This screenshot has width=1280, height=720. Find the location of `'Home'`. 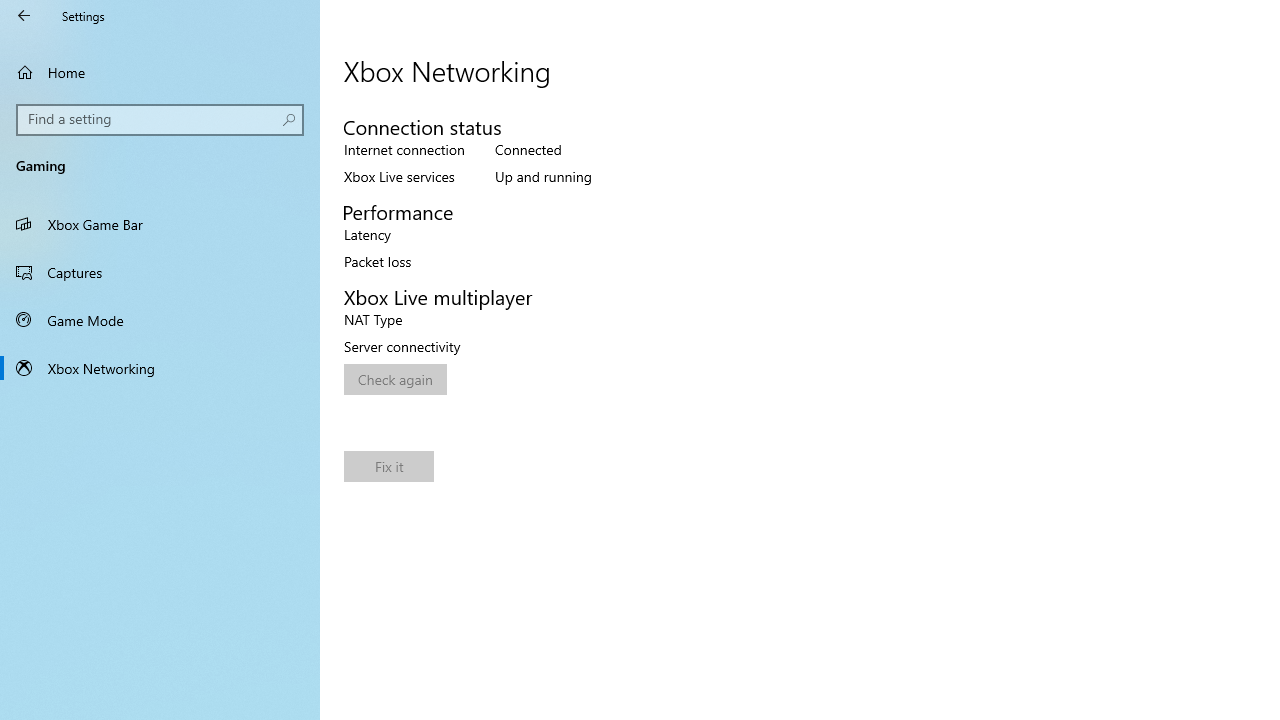

'Home' is located at coordinates (160, 71).